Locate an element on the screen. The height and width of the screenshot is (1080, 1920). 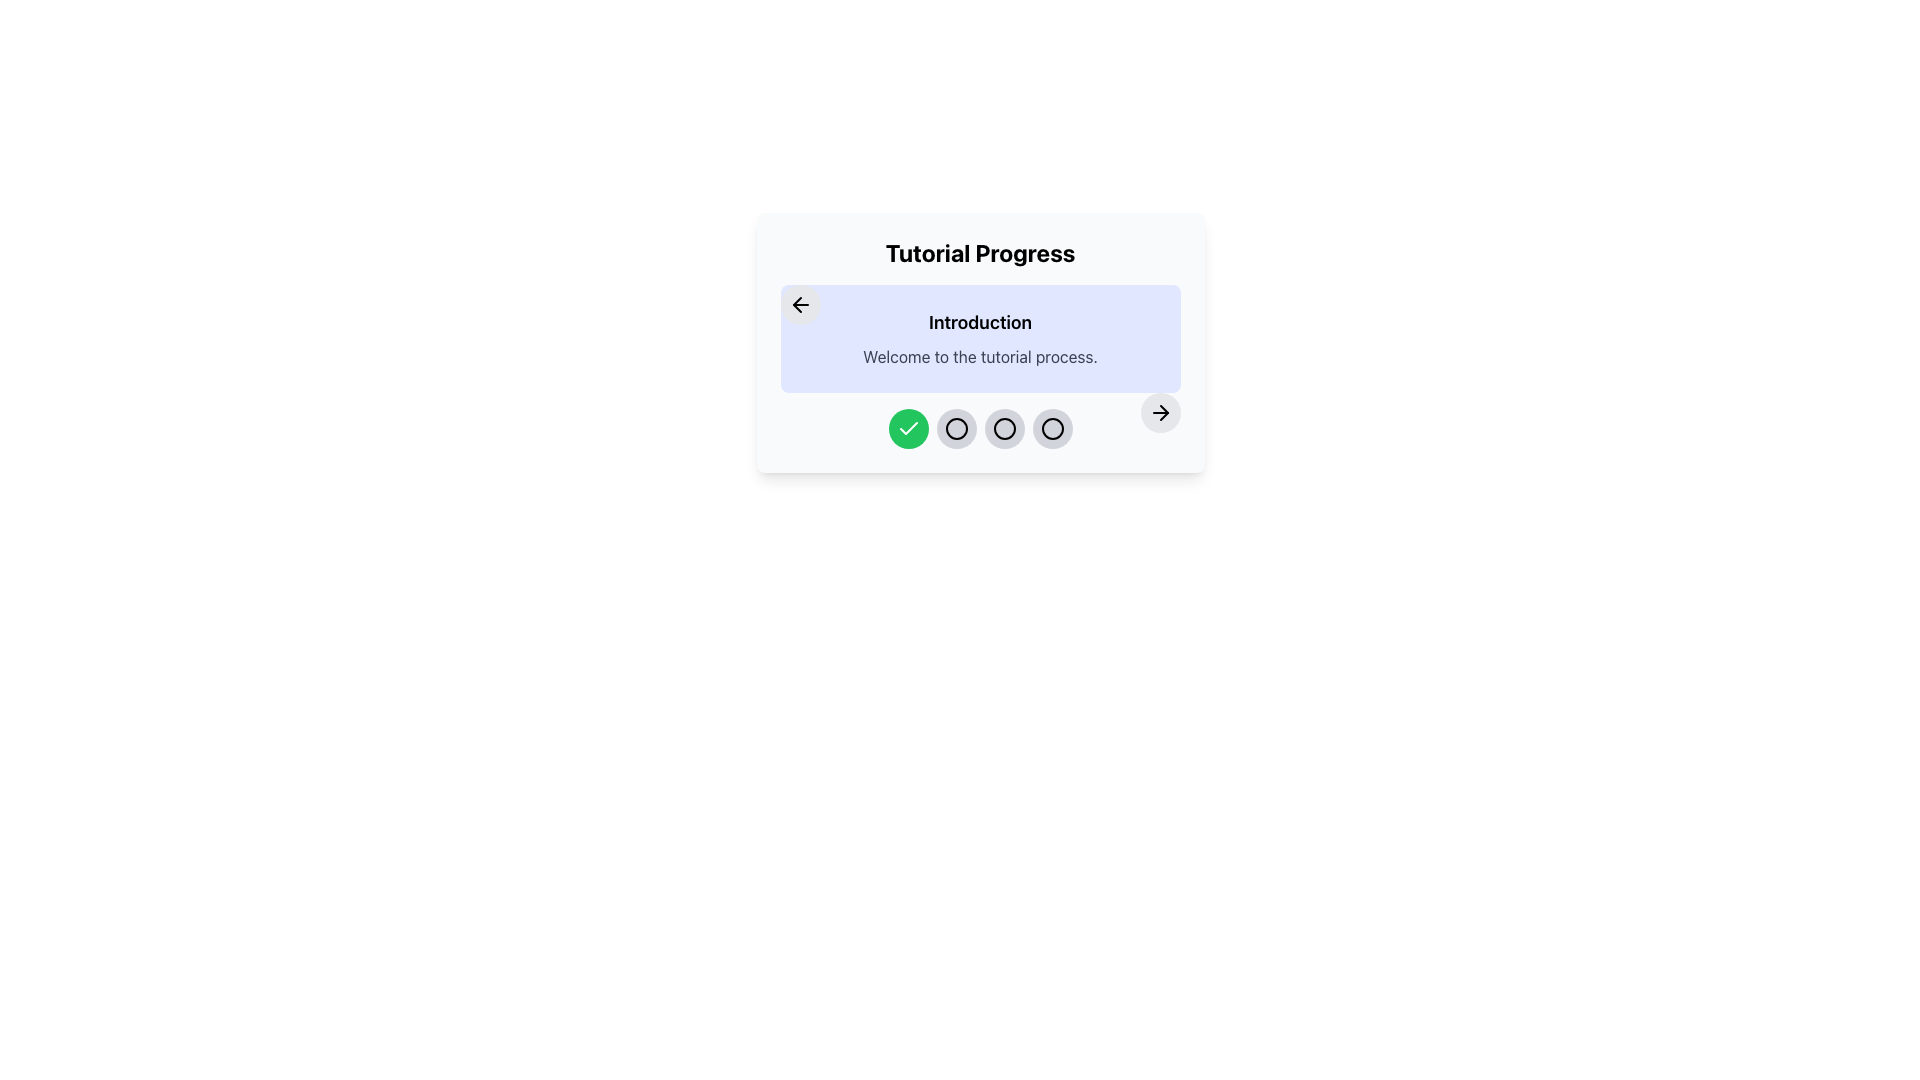
the fourth circular progress indicator icon within the 'Tutorial Progress' panel is located at coordinates (1051, 427).